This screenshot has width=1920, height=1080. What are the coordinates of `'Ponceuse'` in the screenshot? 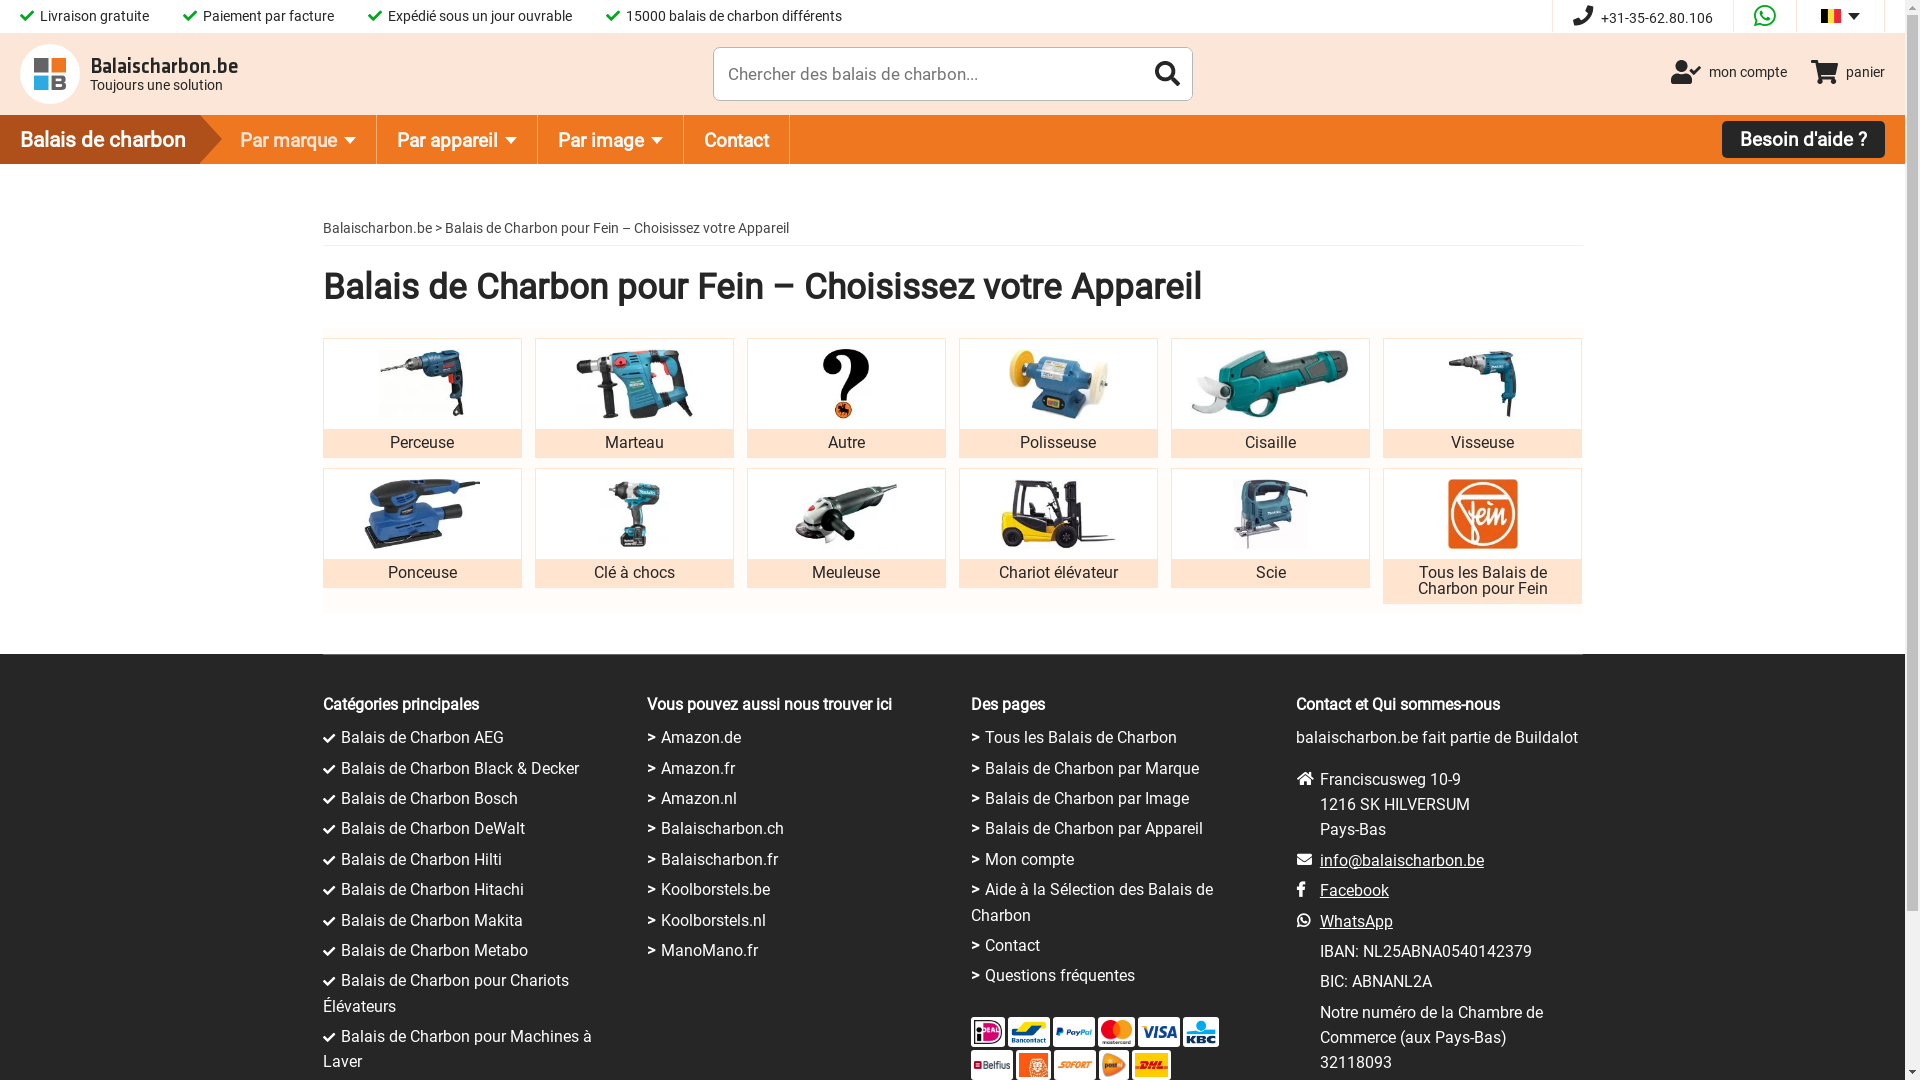 It's located at (420, 527).